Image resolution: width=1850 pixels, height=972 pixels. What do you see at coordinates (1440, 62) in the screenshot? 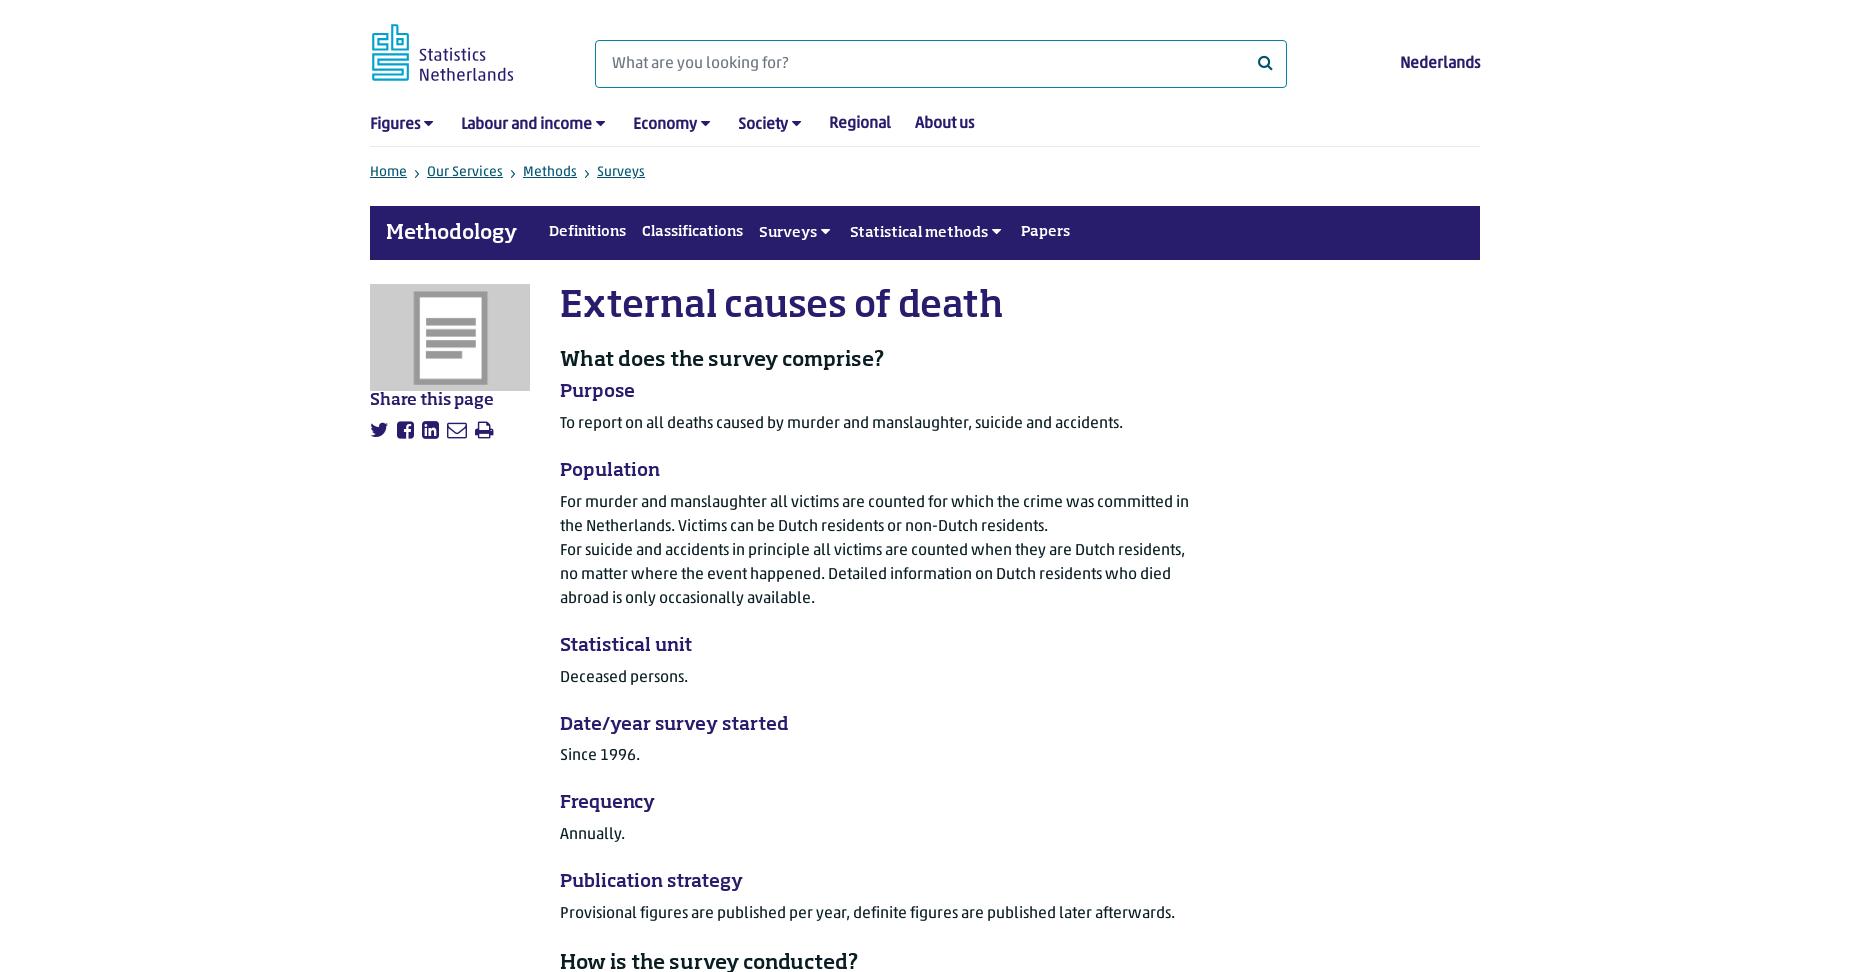
I see `'Nederlands'` at bounding box center [1440, 62].